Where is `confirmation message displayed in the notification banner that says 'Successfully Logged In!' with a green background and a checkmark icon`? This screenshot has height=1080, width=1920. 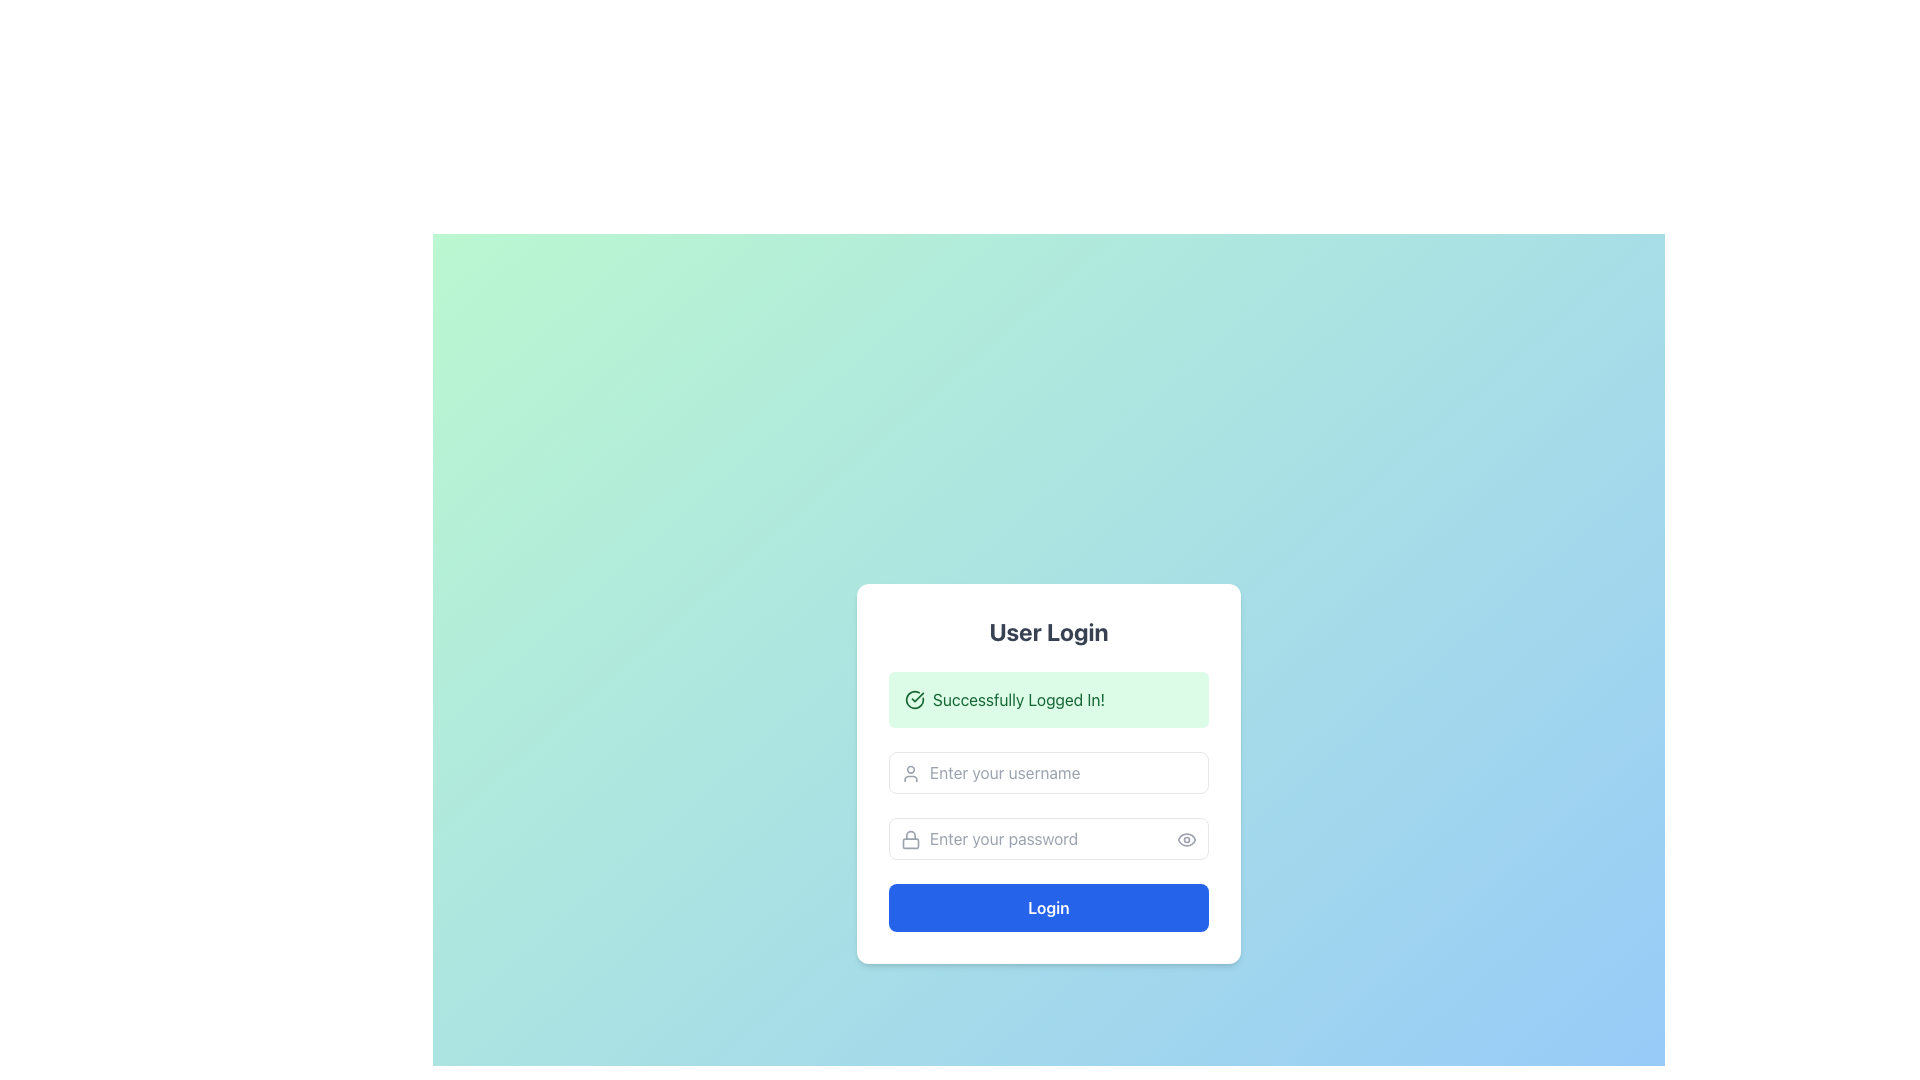
confirmation message displayed in the notification banner that says 'Successfully Logged In!' with a green background and a checkmark icon is located at coordinates (1048, 698).